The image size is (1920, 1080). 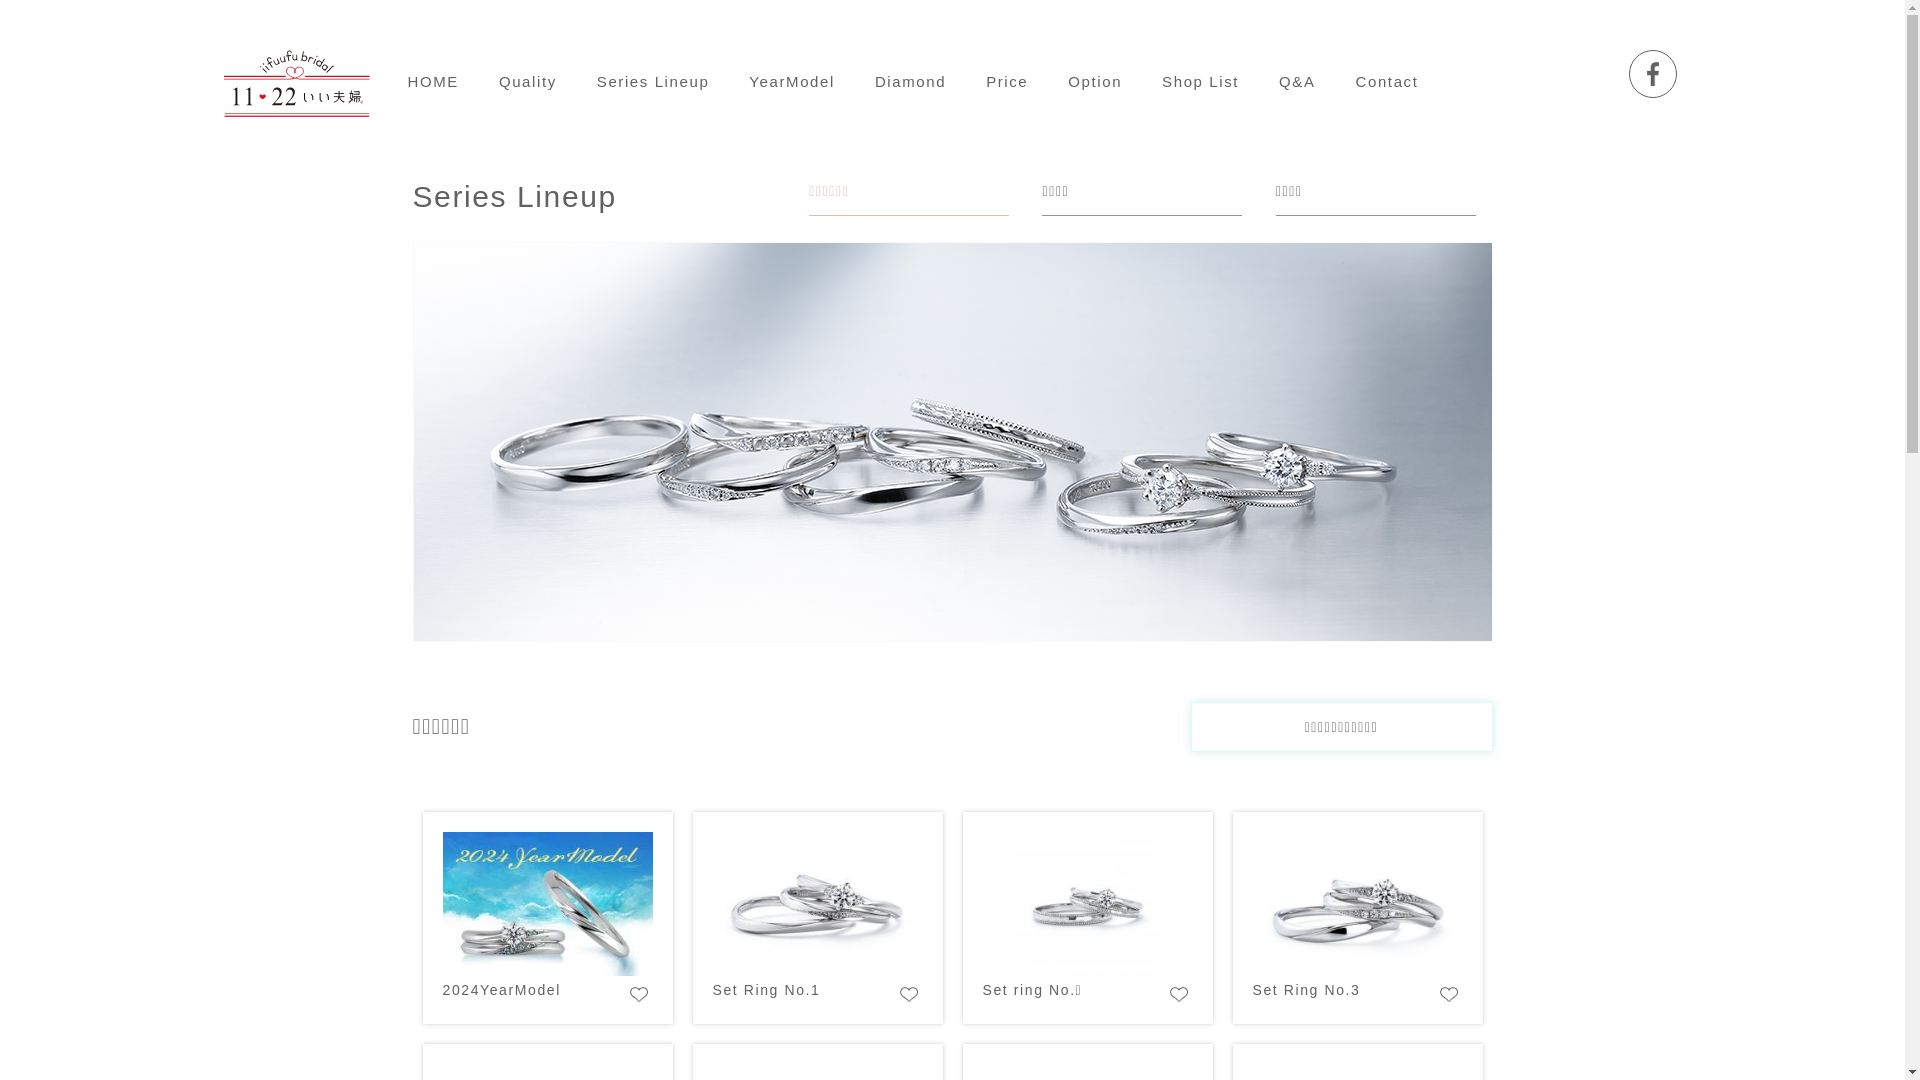 I want to click on 'Facebook', so click(x=1628, y=72).